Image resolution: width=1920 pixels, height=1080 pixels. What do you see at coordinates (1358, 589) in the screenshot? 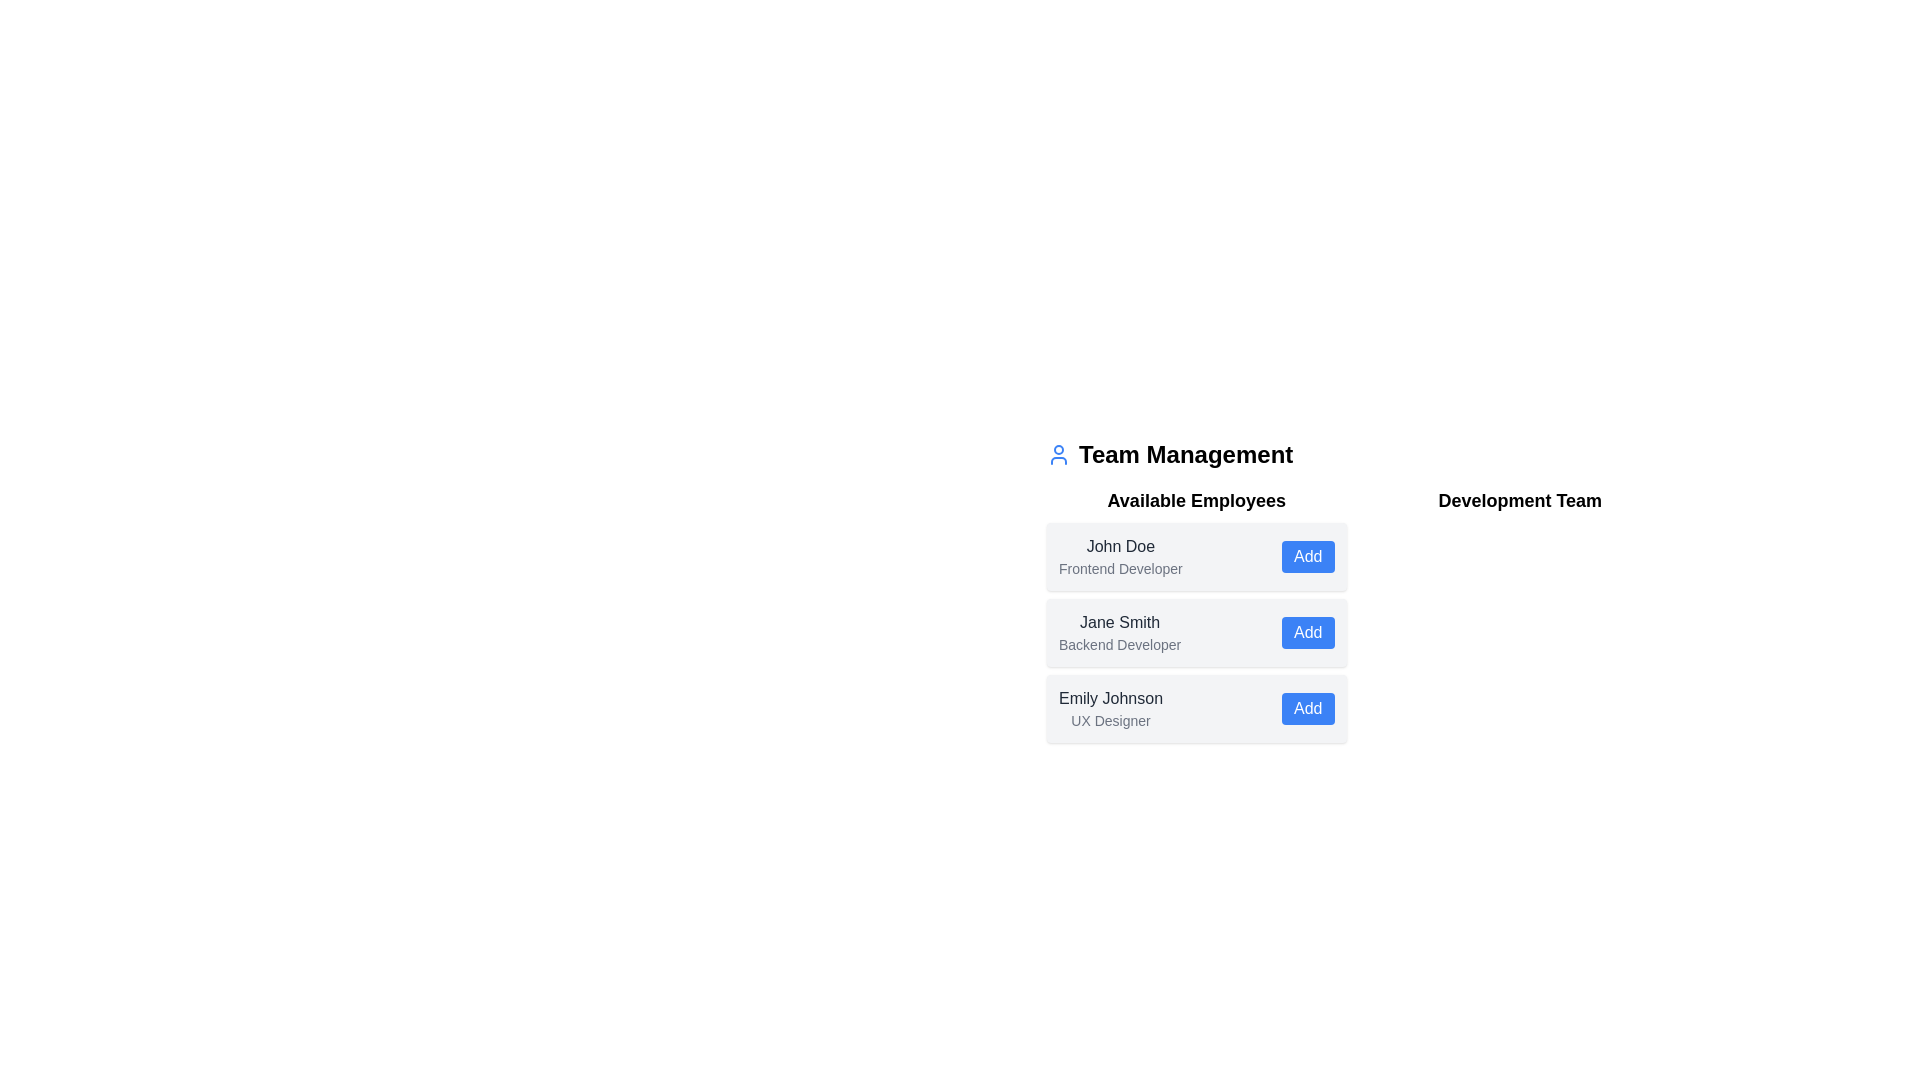
I see `the 'Add' button in the 'Team Management' section` at bounding box center [1358, 589].